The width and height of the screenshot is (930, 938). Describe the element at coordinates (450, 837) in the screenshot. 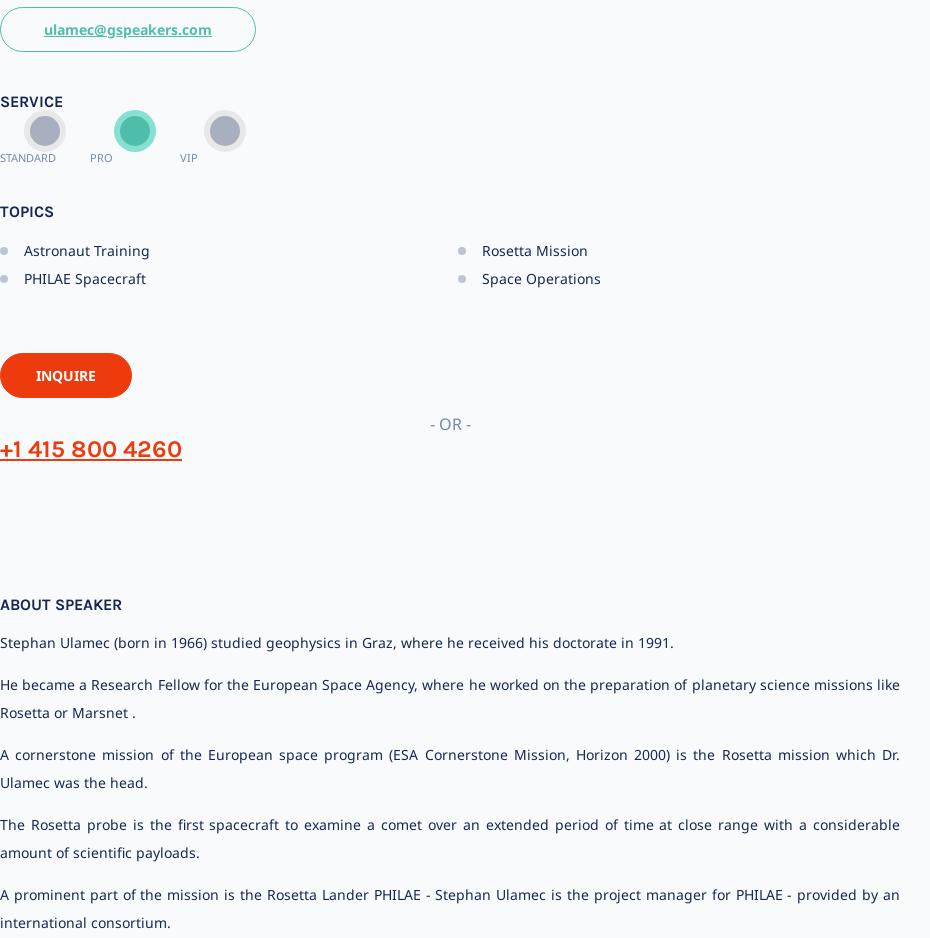

I see `'The Rosetta probe is the first spacecraft to examine a comet over an extended period of time at close range with a considerable amount of scientific payloads.'` at that location.